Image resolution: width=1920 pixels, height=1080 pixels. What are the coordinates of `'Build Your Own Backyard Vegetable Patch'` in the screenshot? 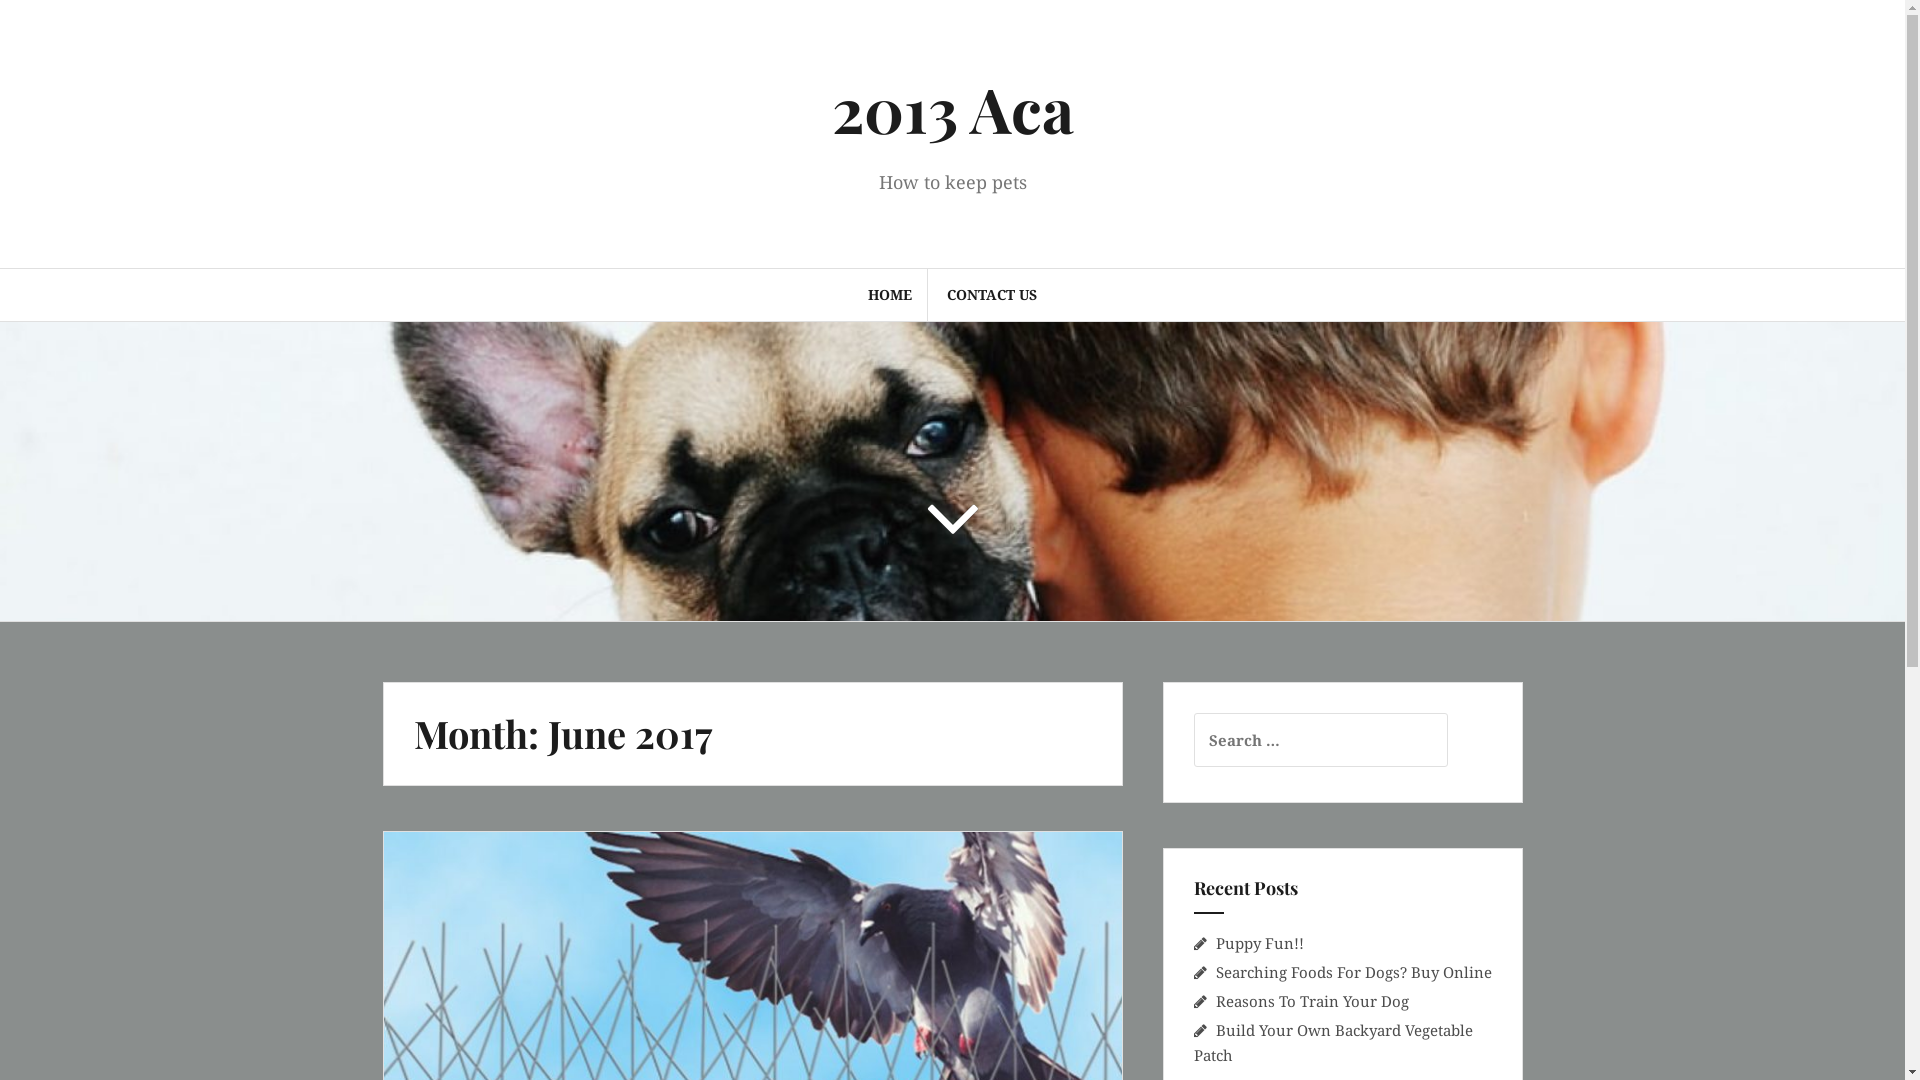 It's located at (1333, 1041).